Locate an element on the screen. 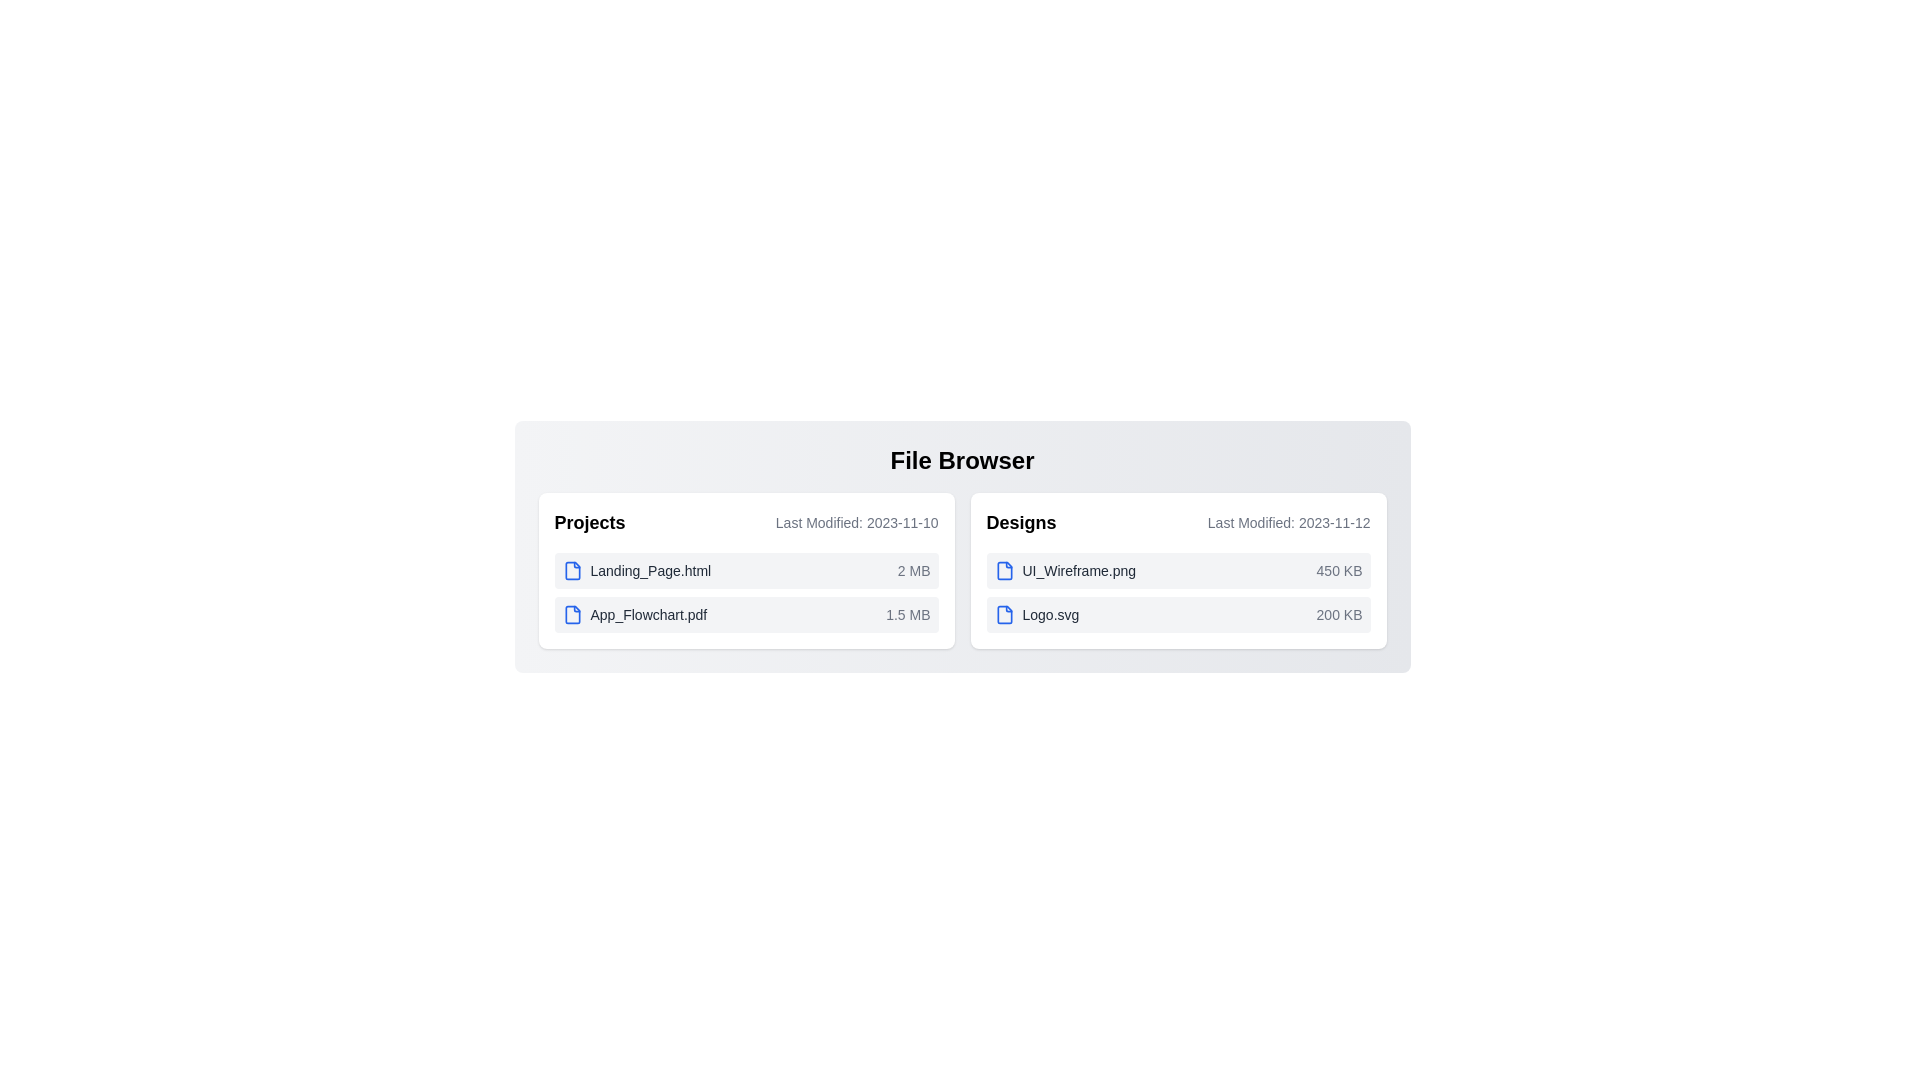 The width and height of the screenshot is (1920, 1080). the file entry Landing_Page.html to highlight it is located at coordinates (745, 570).